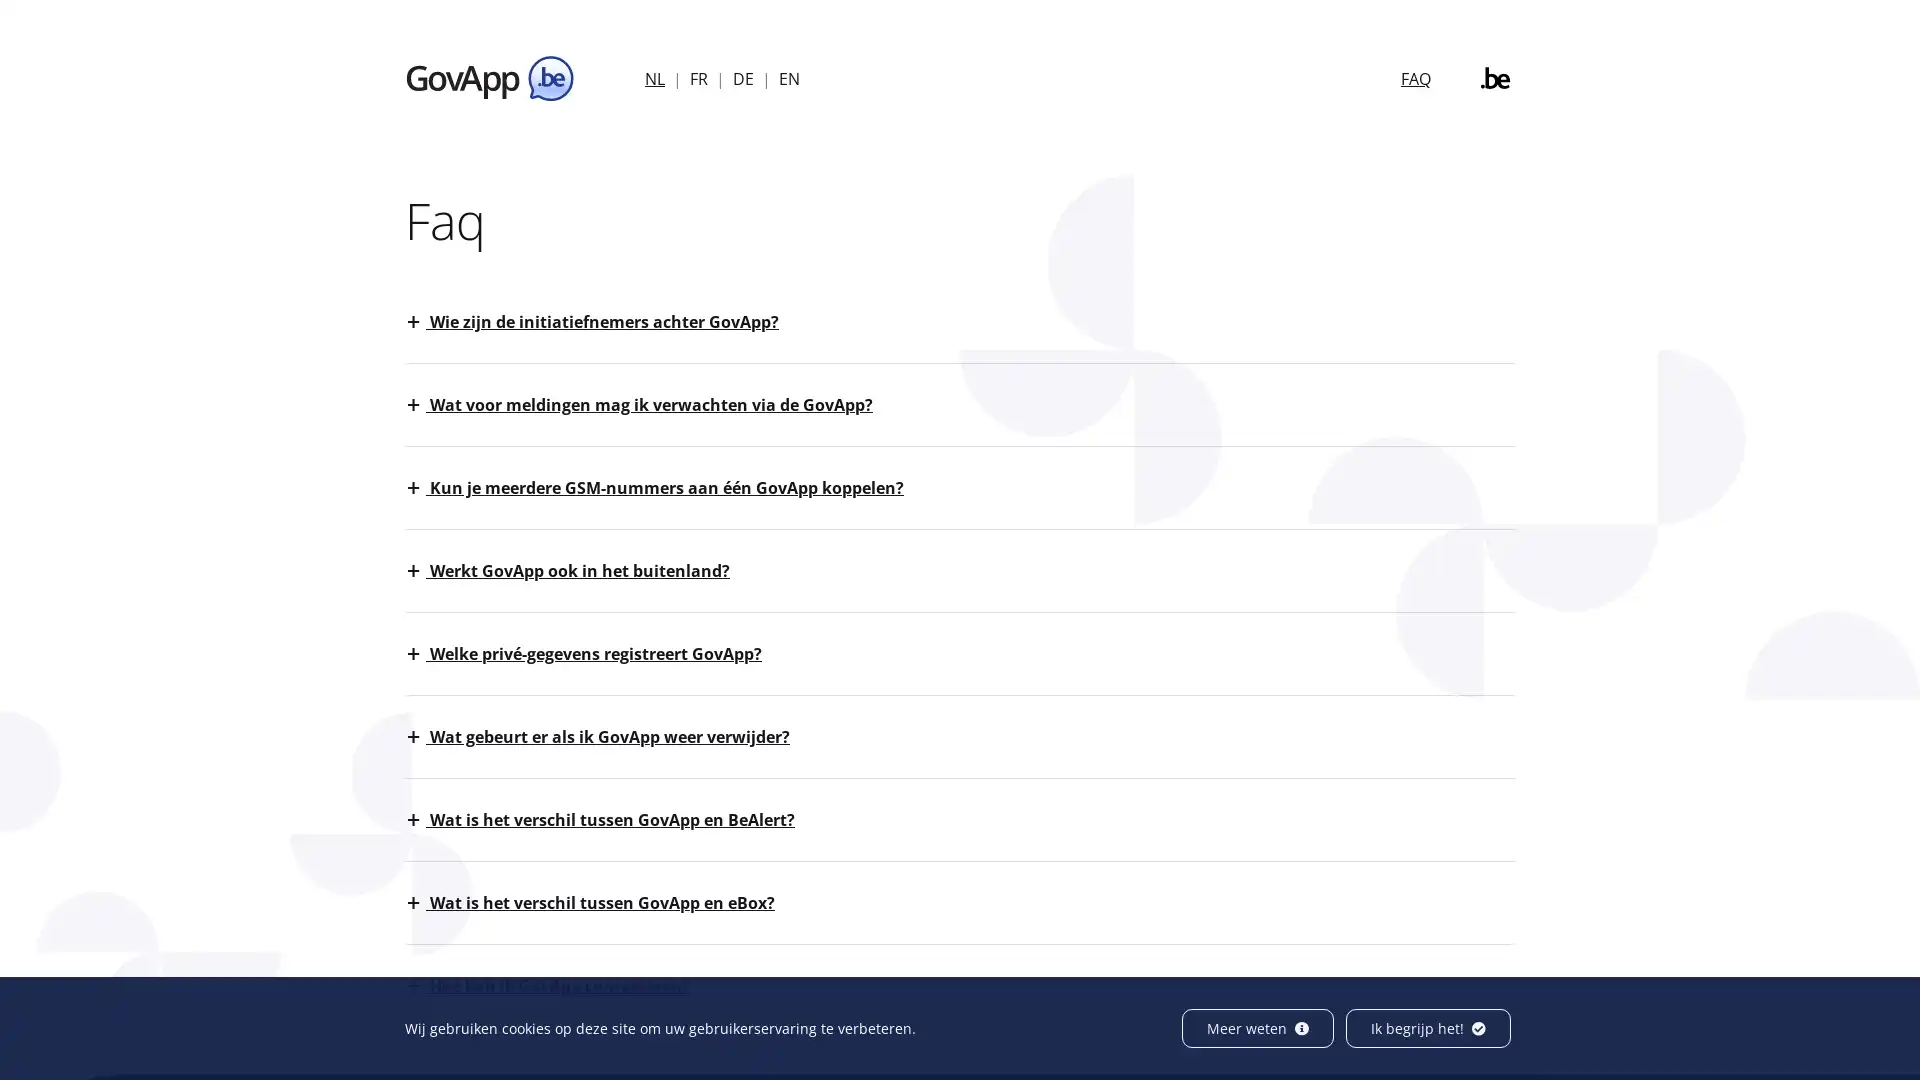 Image resolution: width=1920 pixels, height=1080 pixels. Describe the element at coordinates (594, 654) in the screenshot. I see `+ Welke prive-gegevens registreert GovApp?` at that location.